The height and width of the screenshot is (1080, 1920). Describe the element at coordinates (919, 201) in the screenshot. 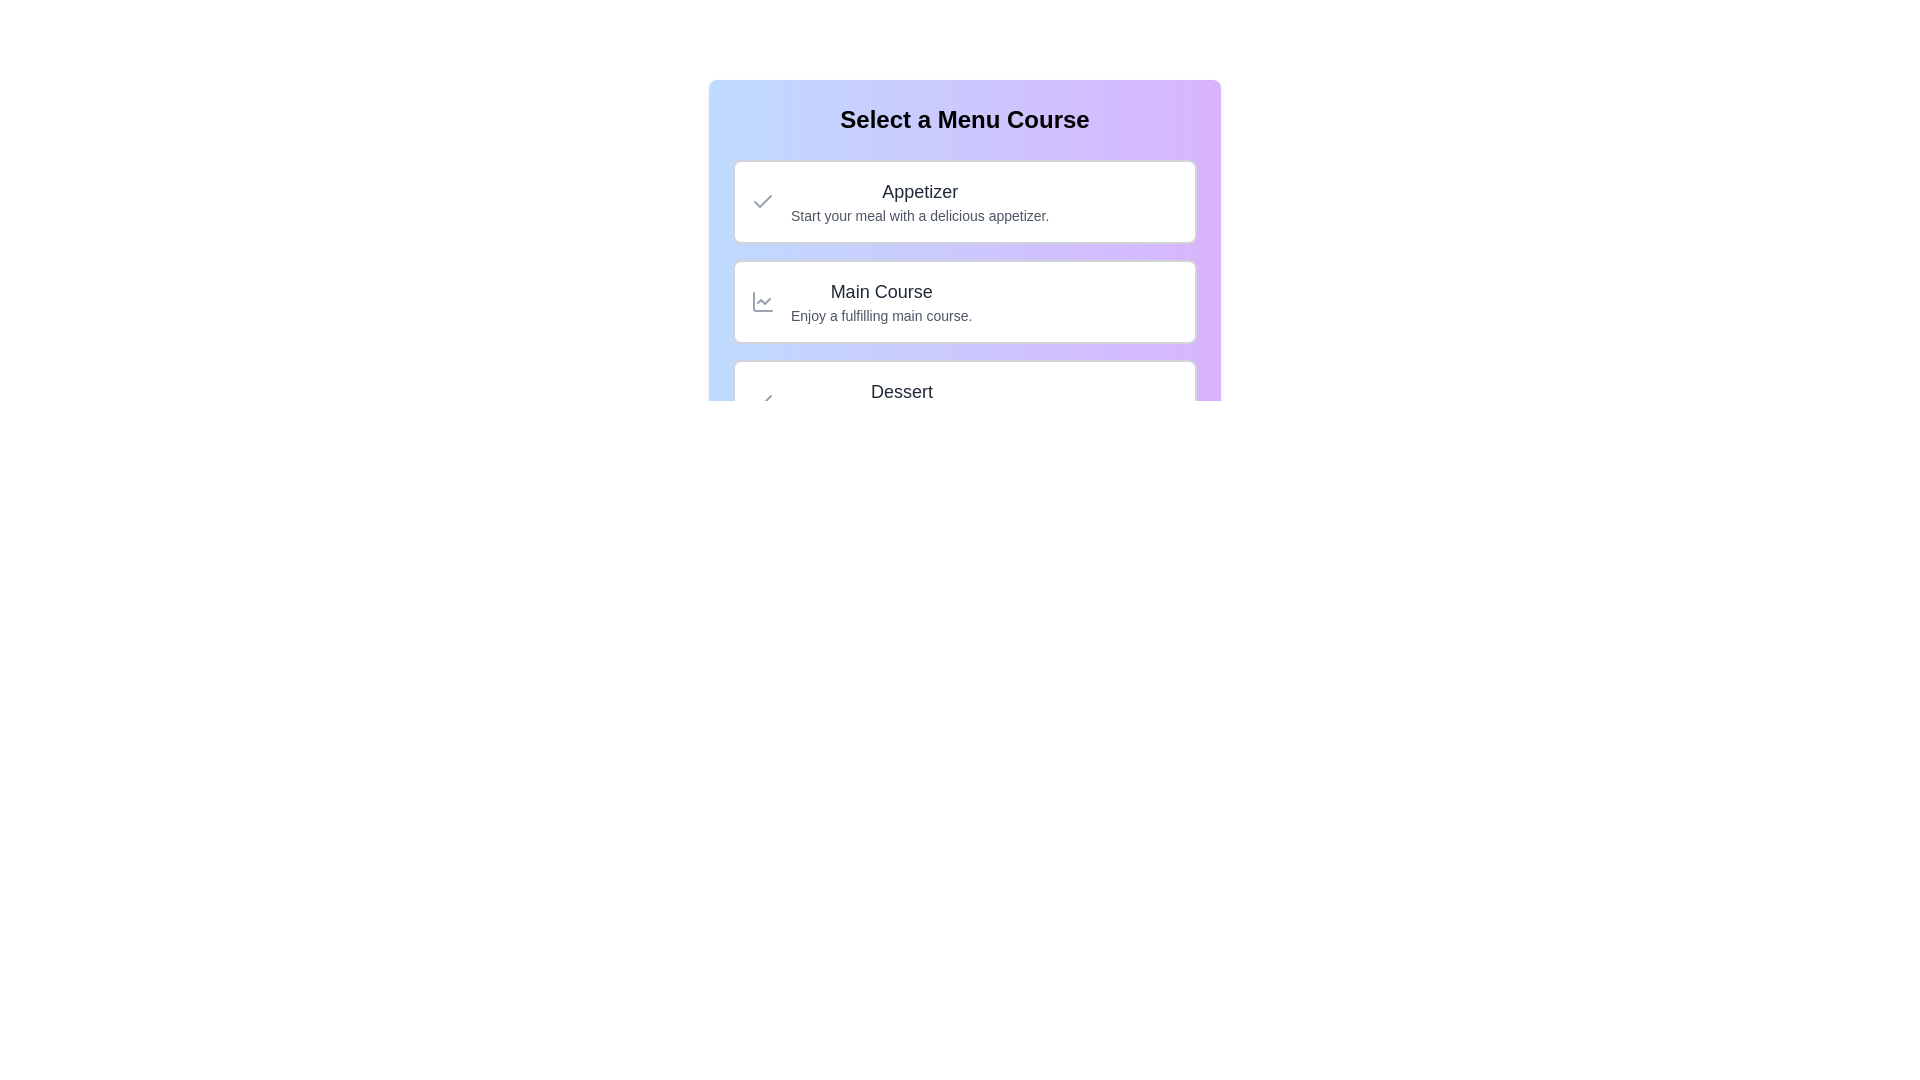

I see `text content of the 'Appetizer' menu option label located in the topmost section of the option cards` at that location.